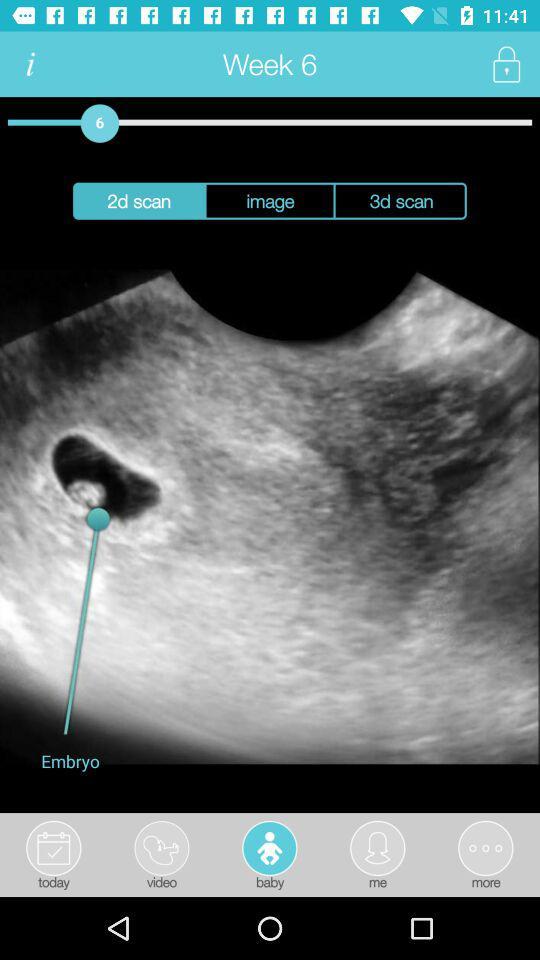 The height and width of the screenshot is (960, 540). What do you see at coordinates (29, 64) in the screenshot?
I see `information button` at bounding box center [29, 64].